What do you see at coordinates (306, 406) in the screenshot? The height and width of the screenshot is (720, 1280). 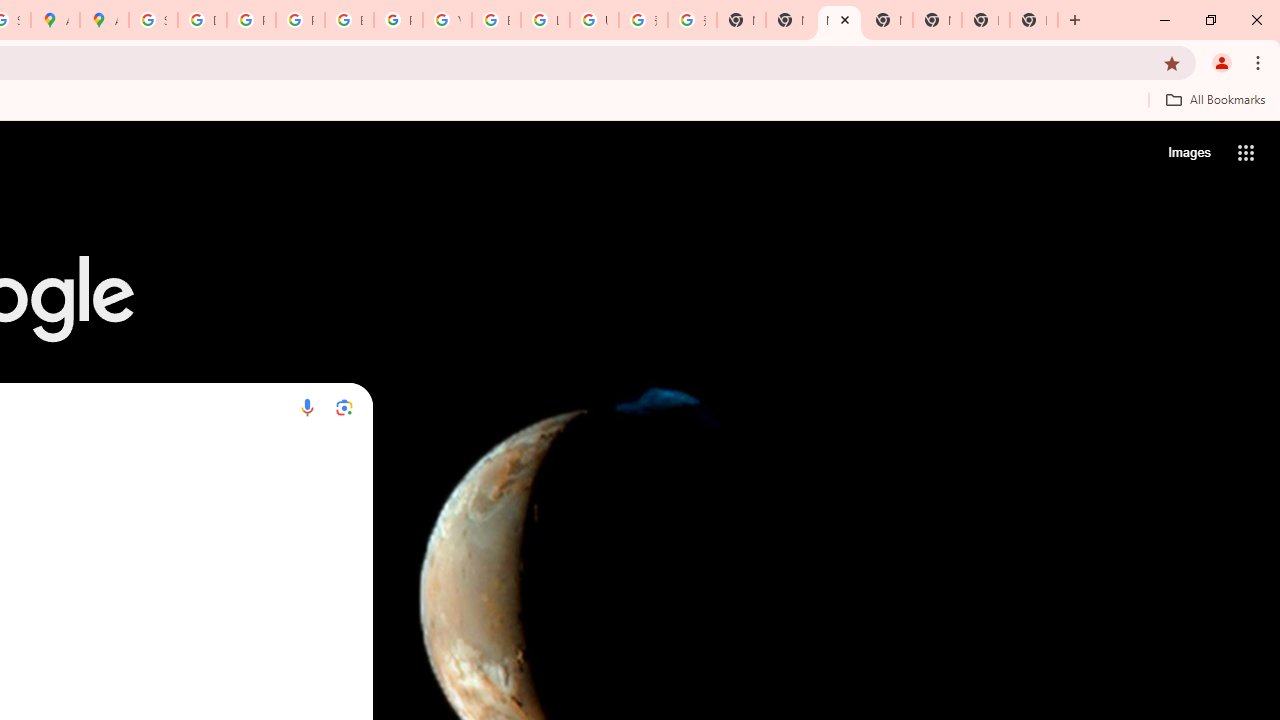 I see `'Search by voice'` at bounding box center [306, 406].